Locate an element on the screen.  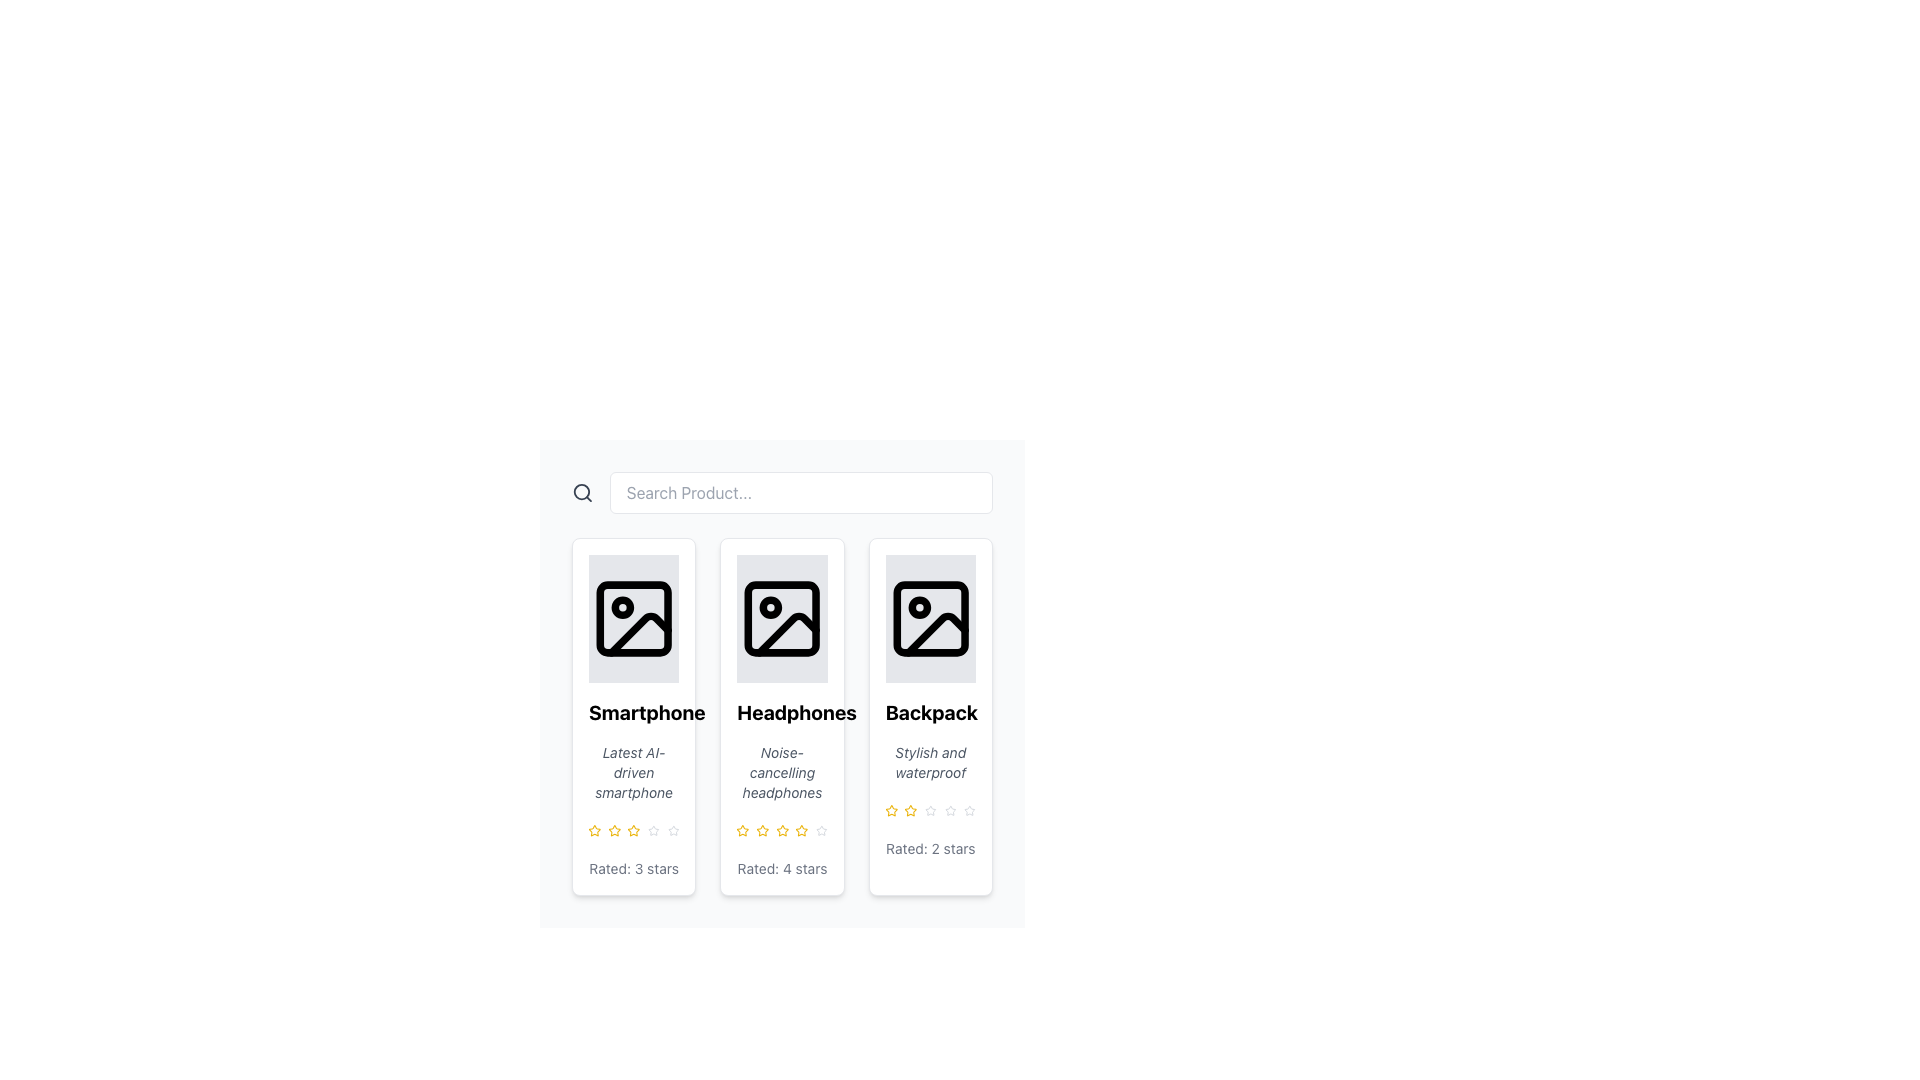
the second product card in the vertically oriented list of products is located at coordinates (781, 682).